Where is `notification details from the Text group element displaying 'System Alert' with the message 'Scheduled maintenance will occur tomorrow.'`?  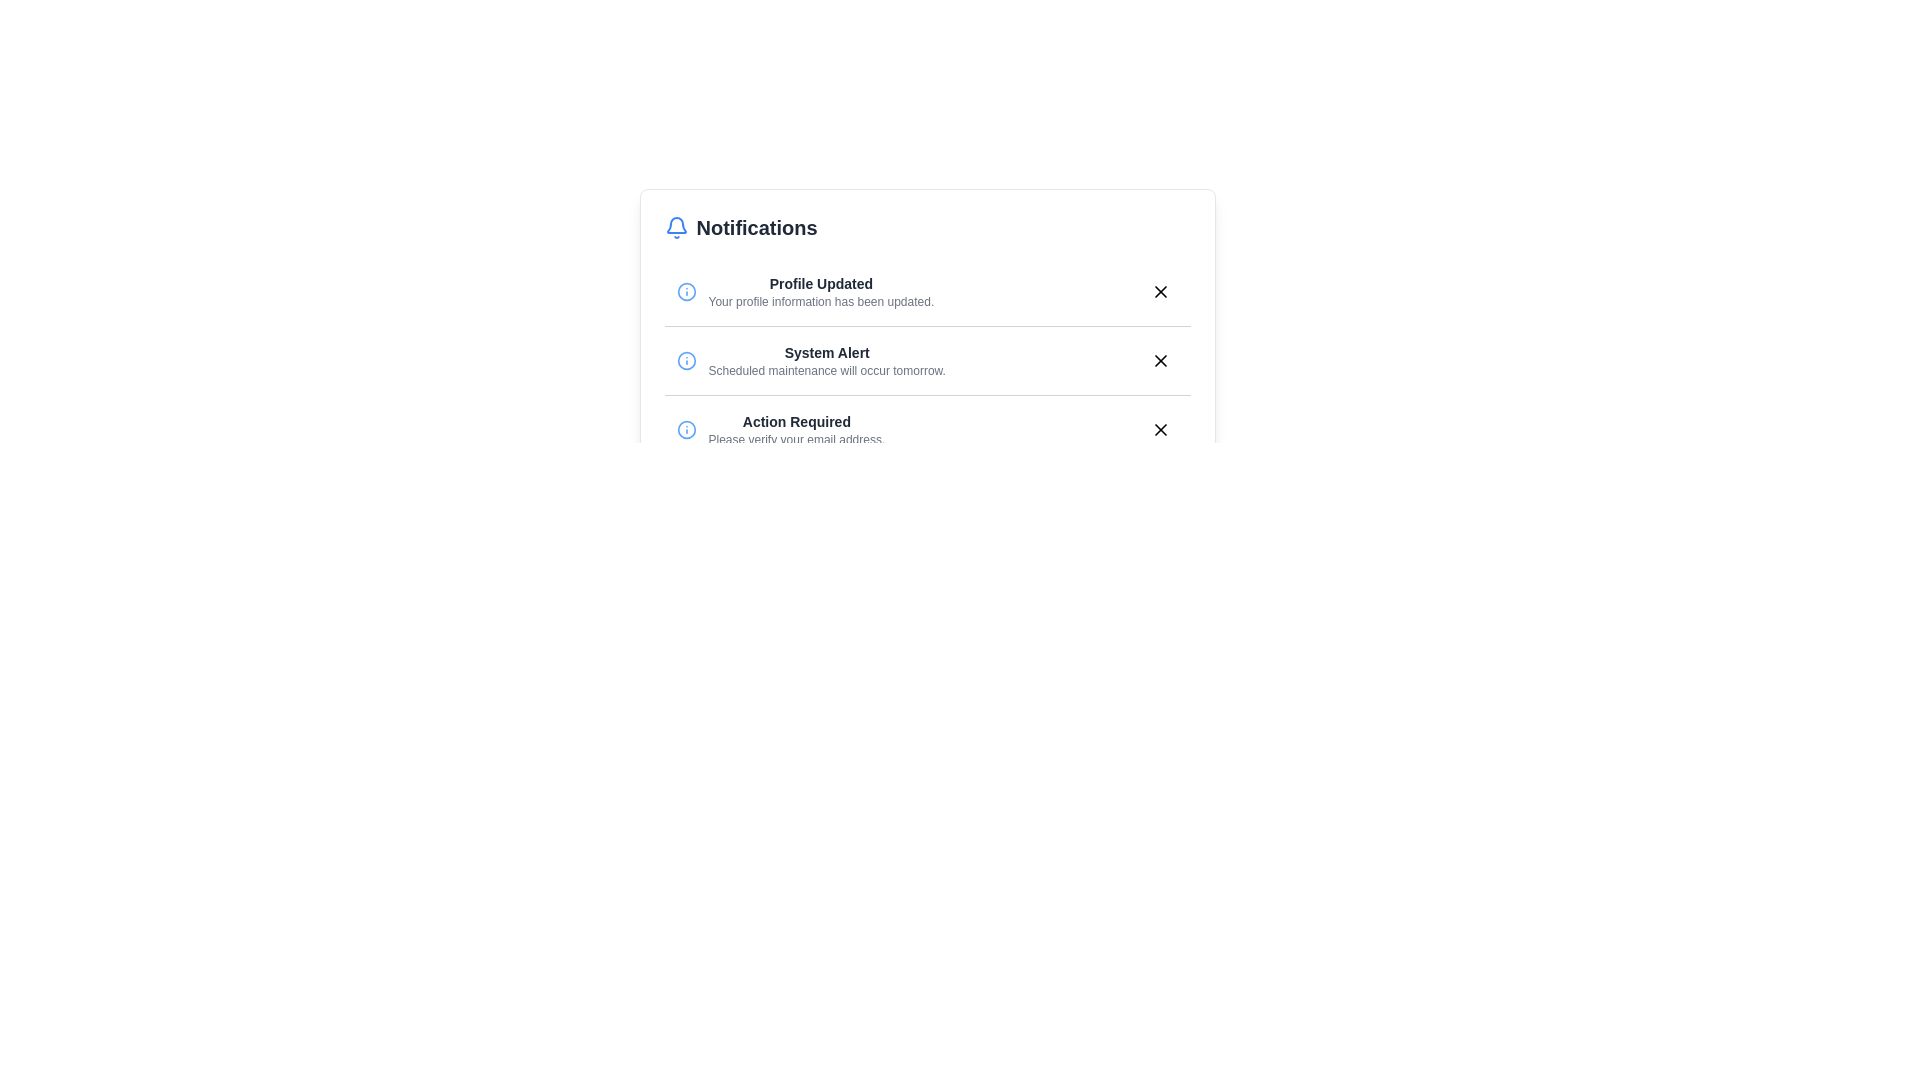
notification details from the Text group element displaying 'System Alert' with the message 'Scheduled maintenance will occur tomorrow.' is located at coordinates (827, 361).